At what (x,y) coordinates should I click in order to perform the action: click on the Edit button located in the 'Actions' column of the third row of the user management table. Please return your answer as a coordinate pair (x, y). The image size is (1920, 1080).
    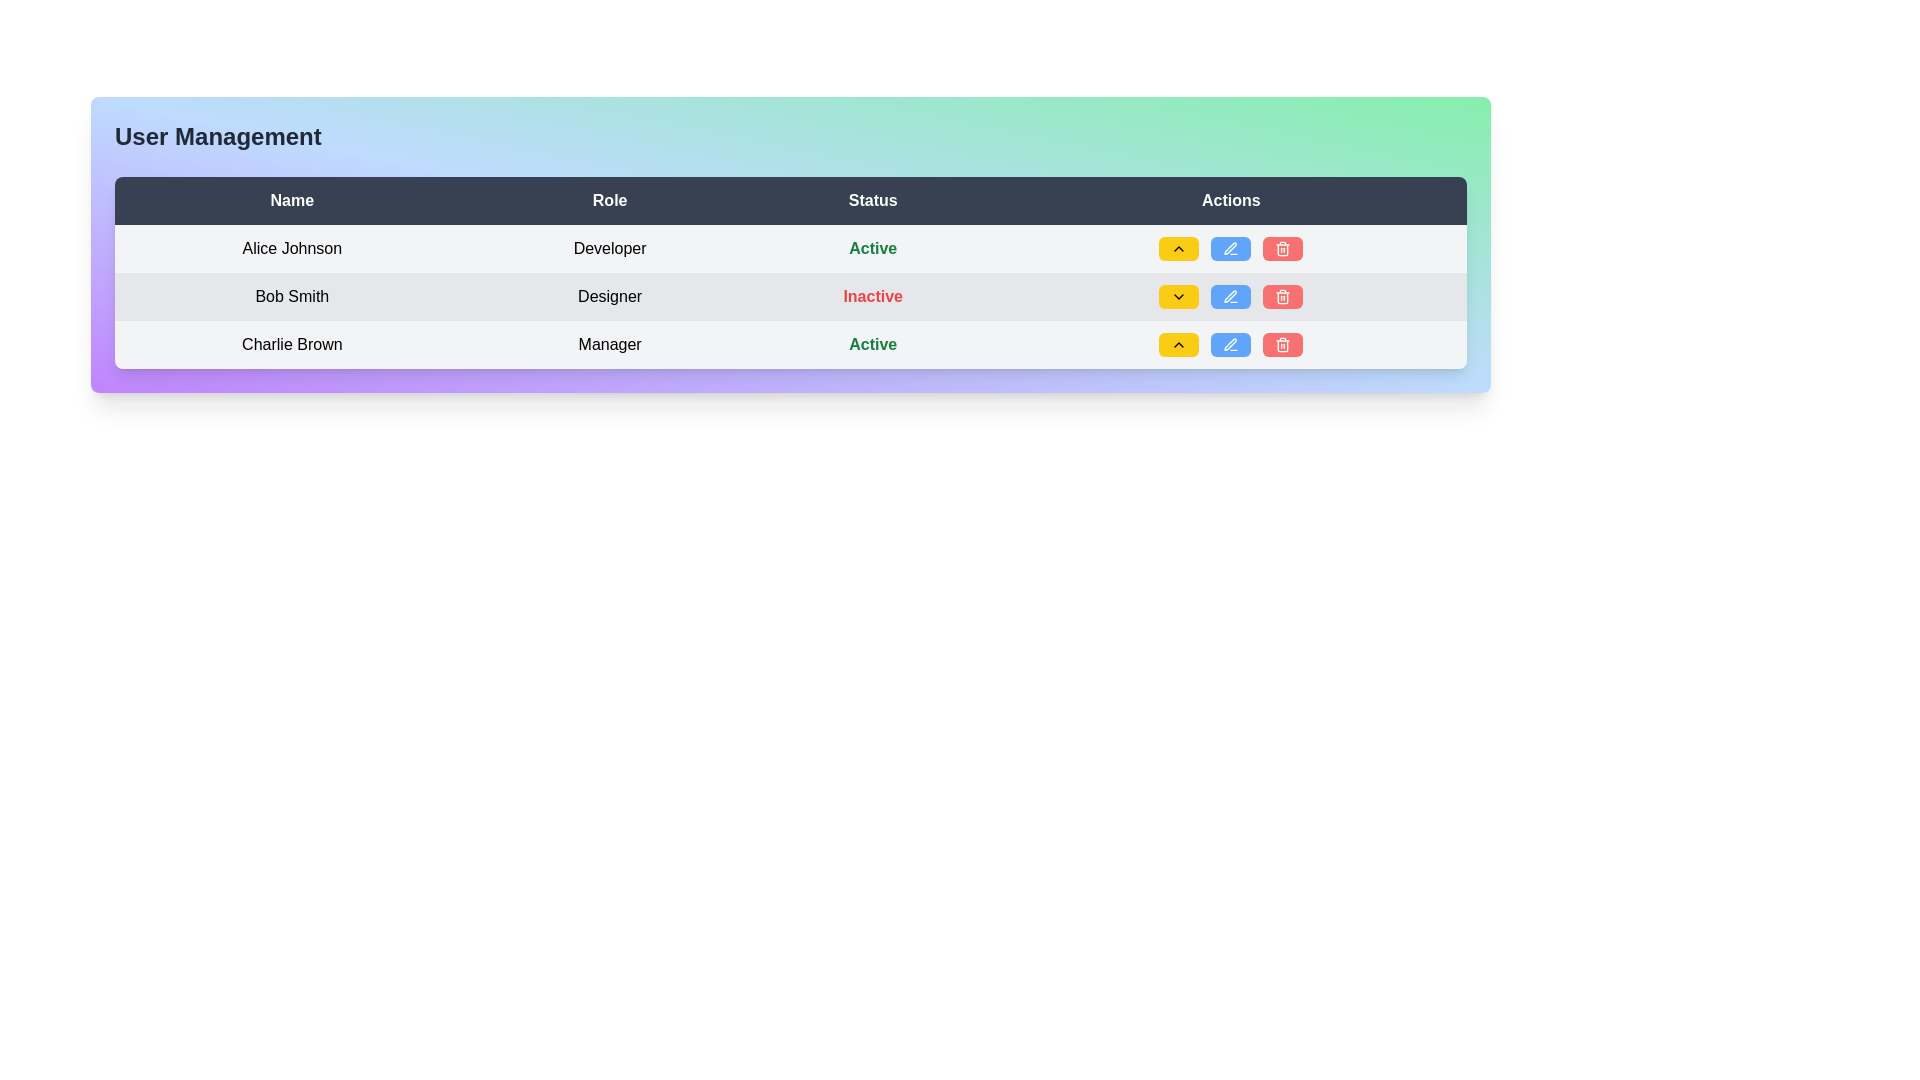
    Looking at the image, I should click on (1230, 343).